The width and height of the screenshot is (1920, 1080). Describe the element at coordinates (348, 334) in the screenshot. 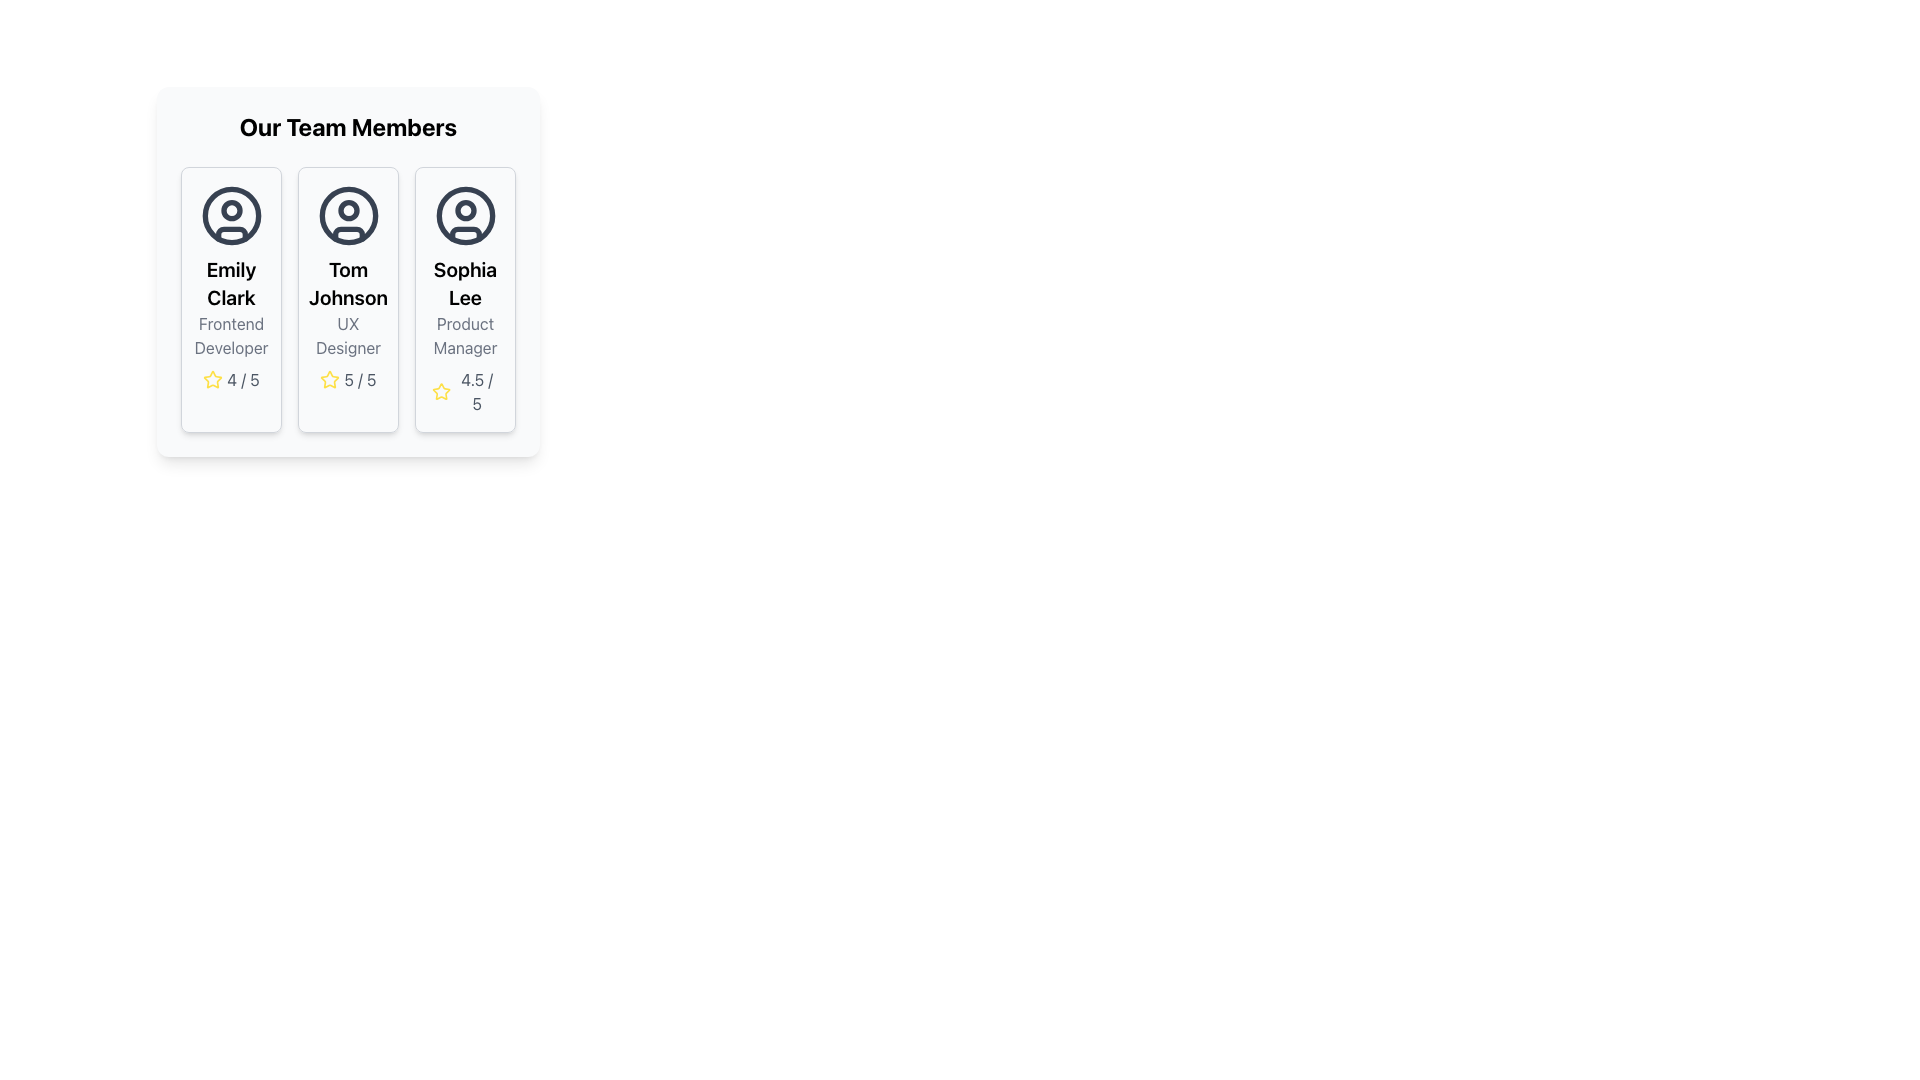

I see `the Text Label displaying the job title 'UX Designer' for the individual 'Tom Johnson', which is located between the name and the rating in the middle card of a three-card layout` at that location.